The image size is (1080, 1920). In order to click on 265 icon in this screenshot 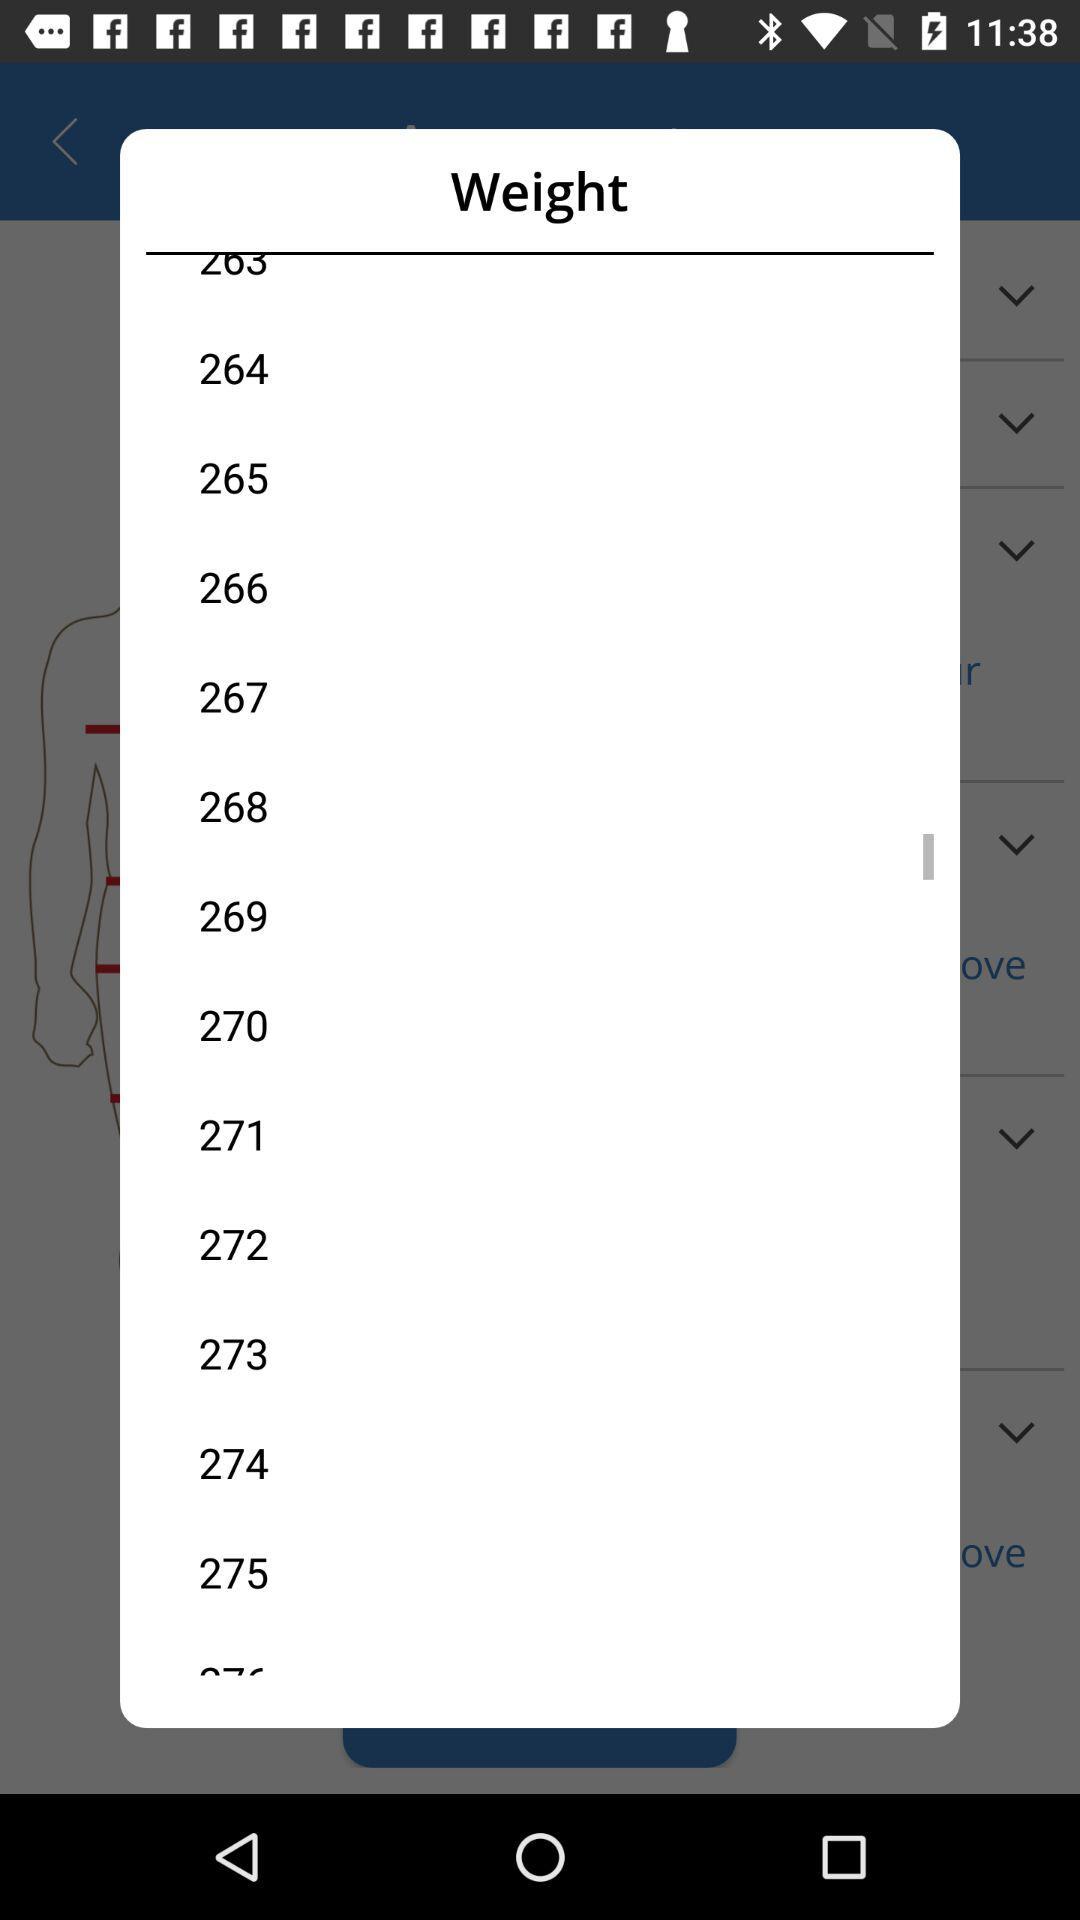, I will do `click(369, 475)`.